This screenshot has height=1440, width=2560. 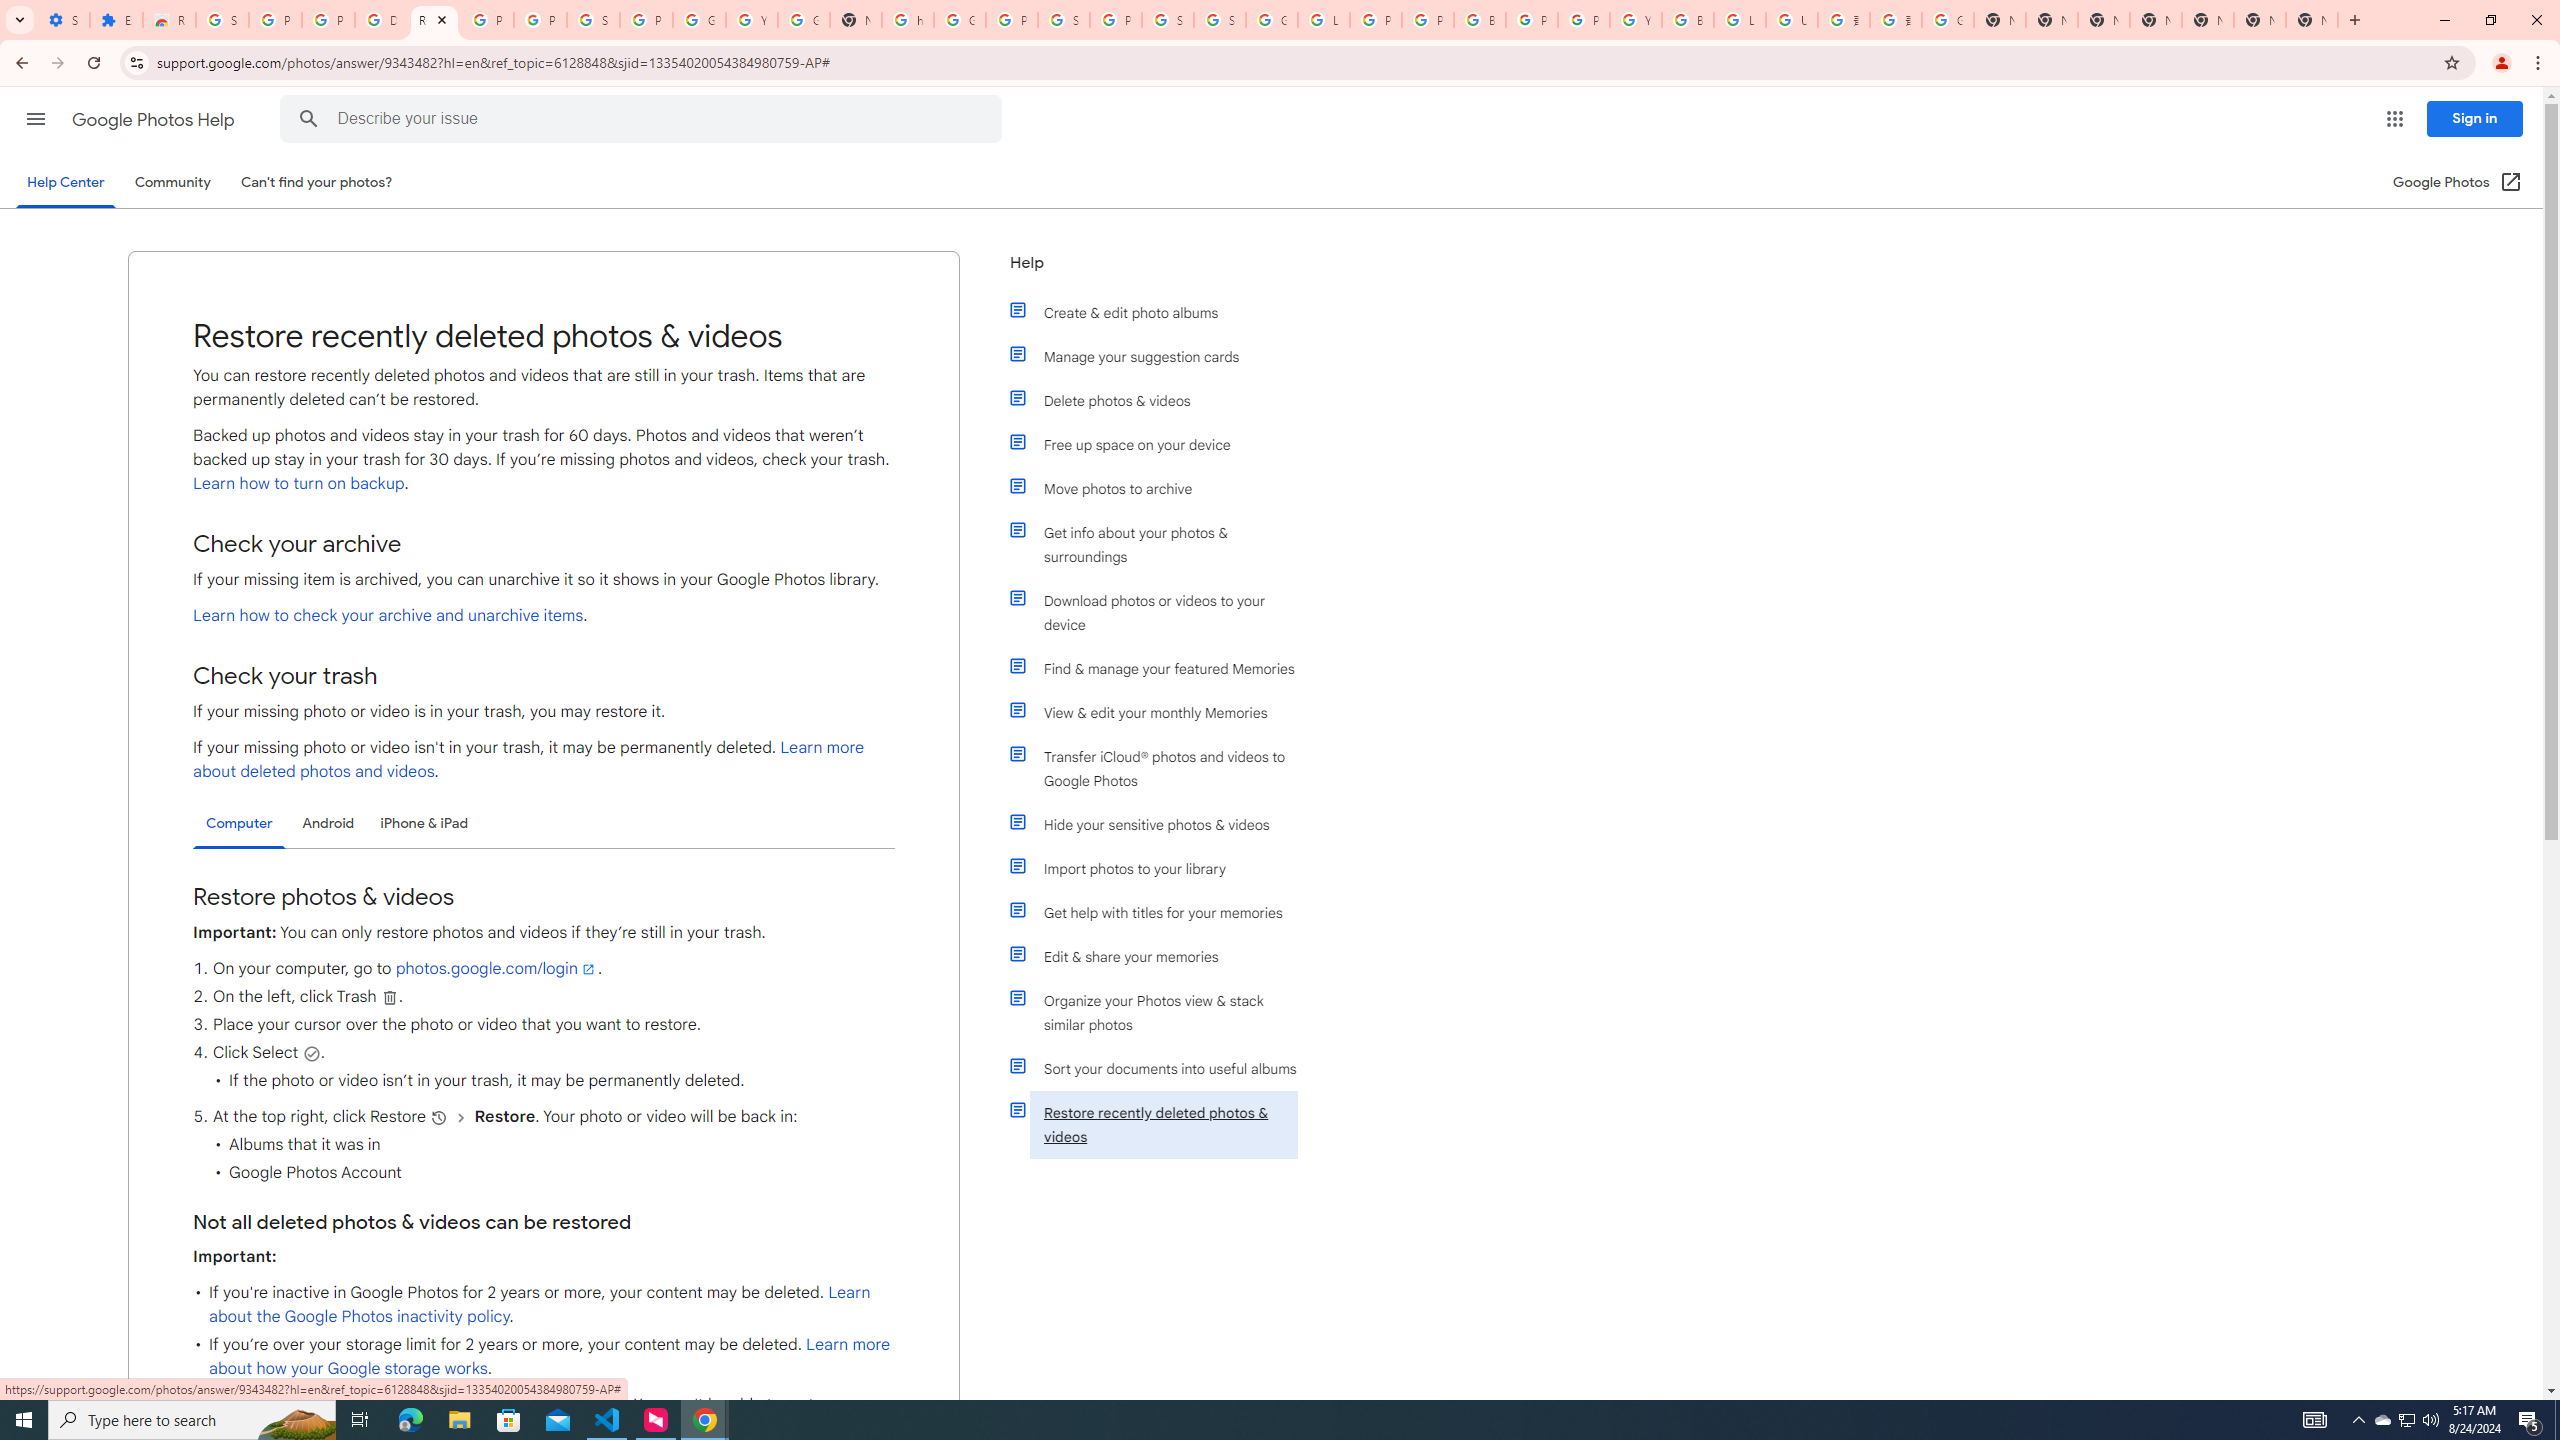 What do you see at coordinates (34, 118) in the screenshot?
I see `'Main menu'` at bounding box center [34, 118].